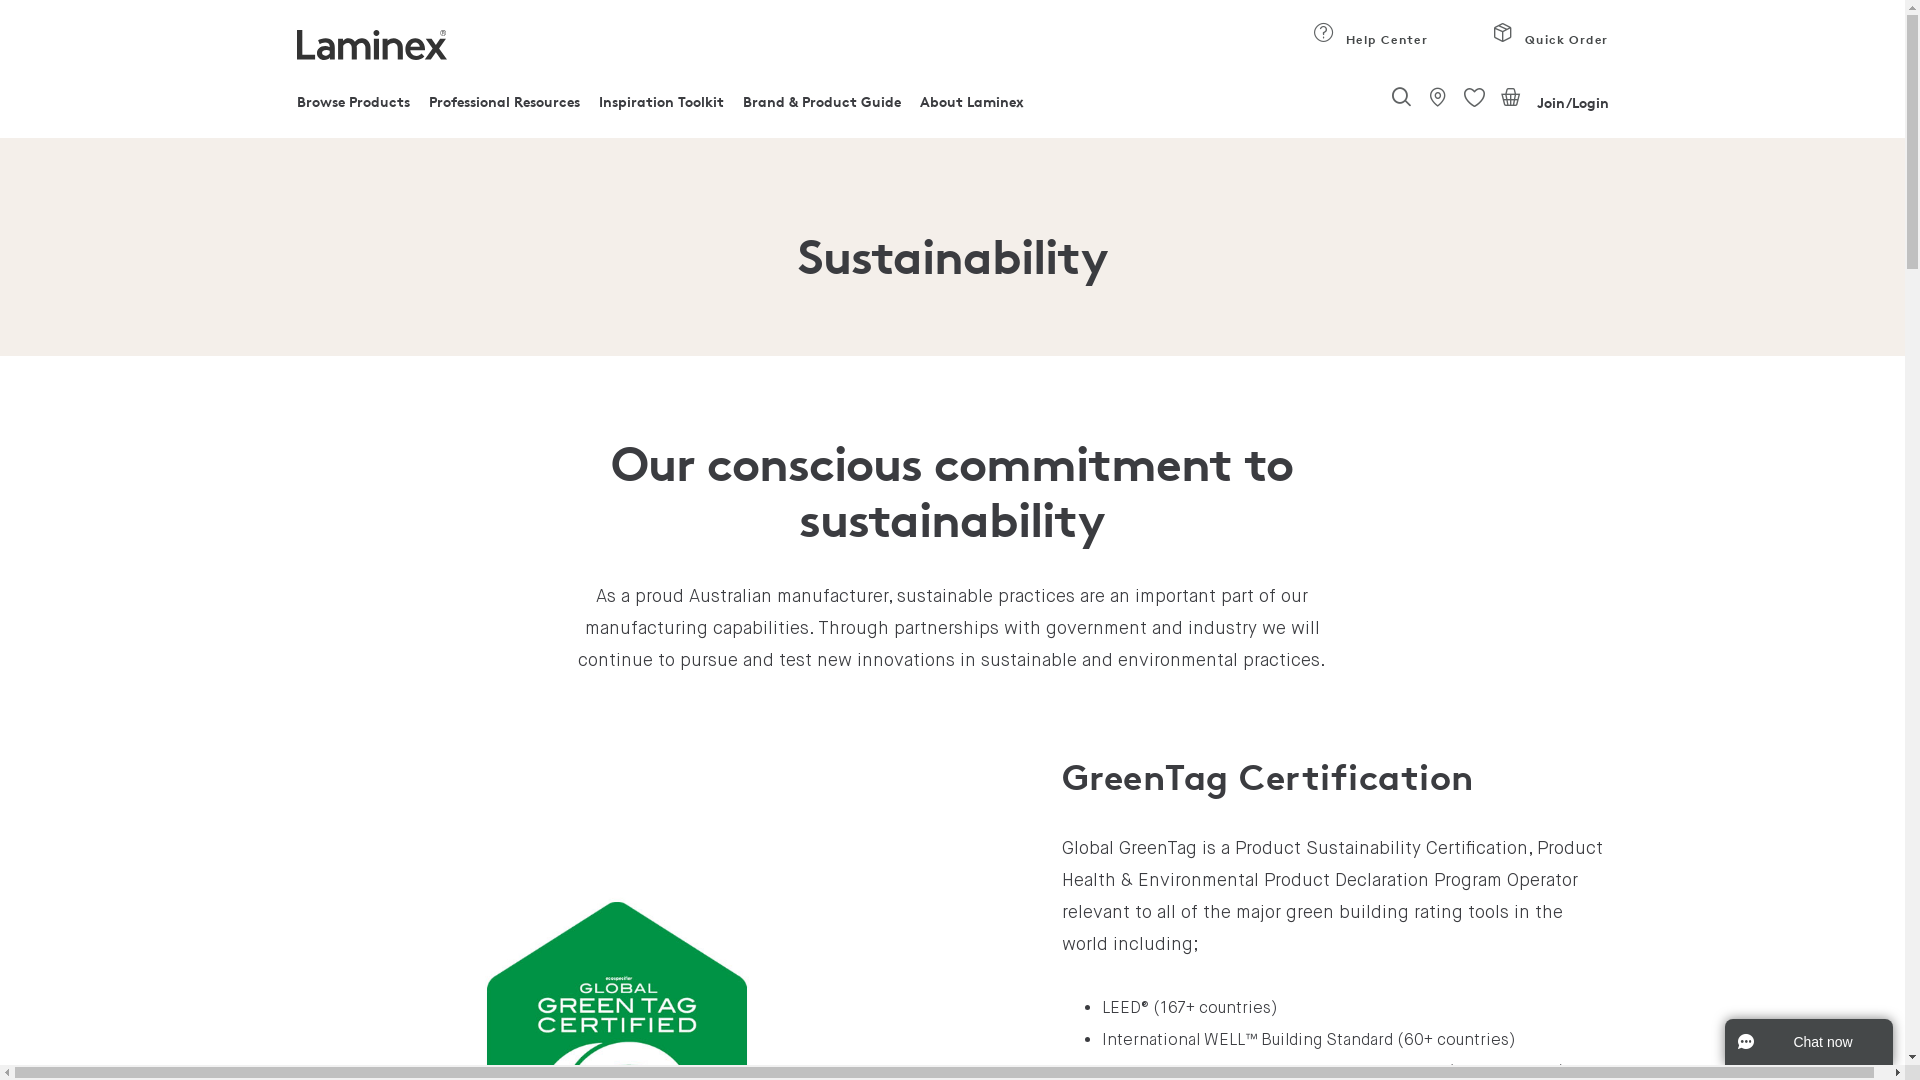  What do you see at coordinates (1400, 99) in the screenshot?
I see `'Search for products or content'` at bounding box center [1400, 99].